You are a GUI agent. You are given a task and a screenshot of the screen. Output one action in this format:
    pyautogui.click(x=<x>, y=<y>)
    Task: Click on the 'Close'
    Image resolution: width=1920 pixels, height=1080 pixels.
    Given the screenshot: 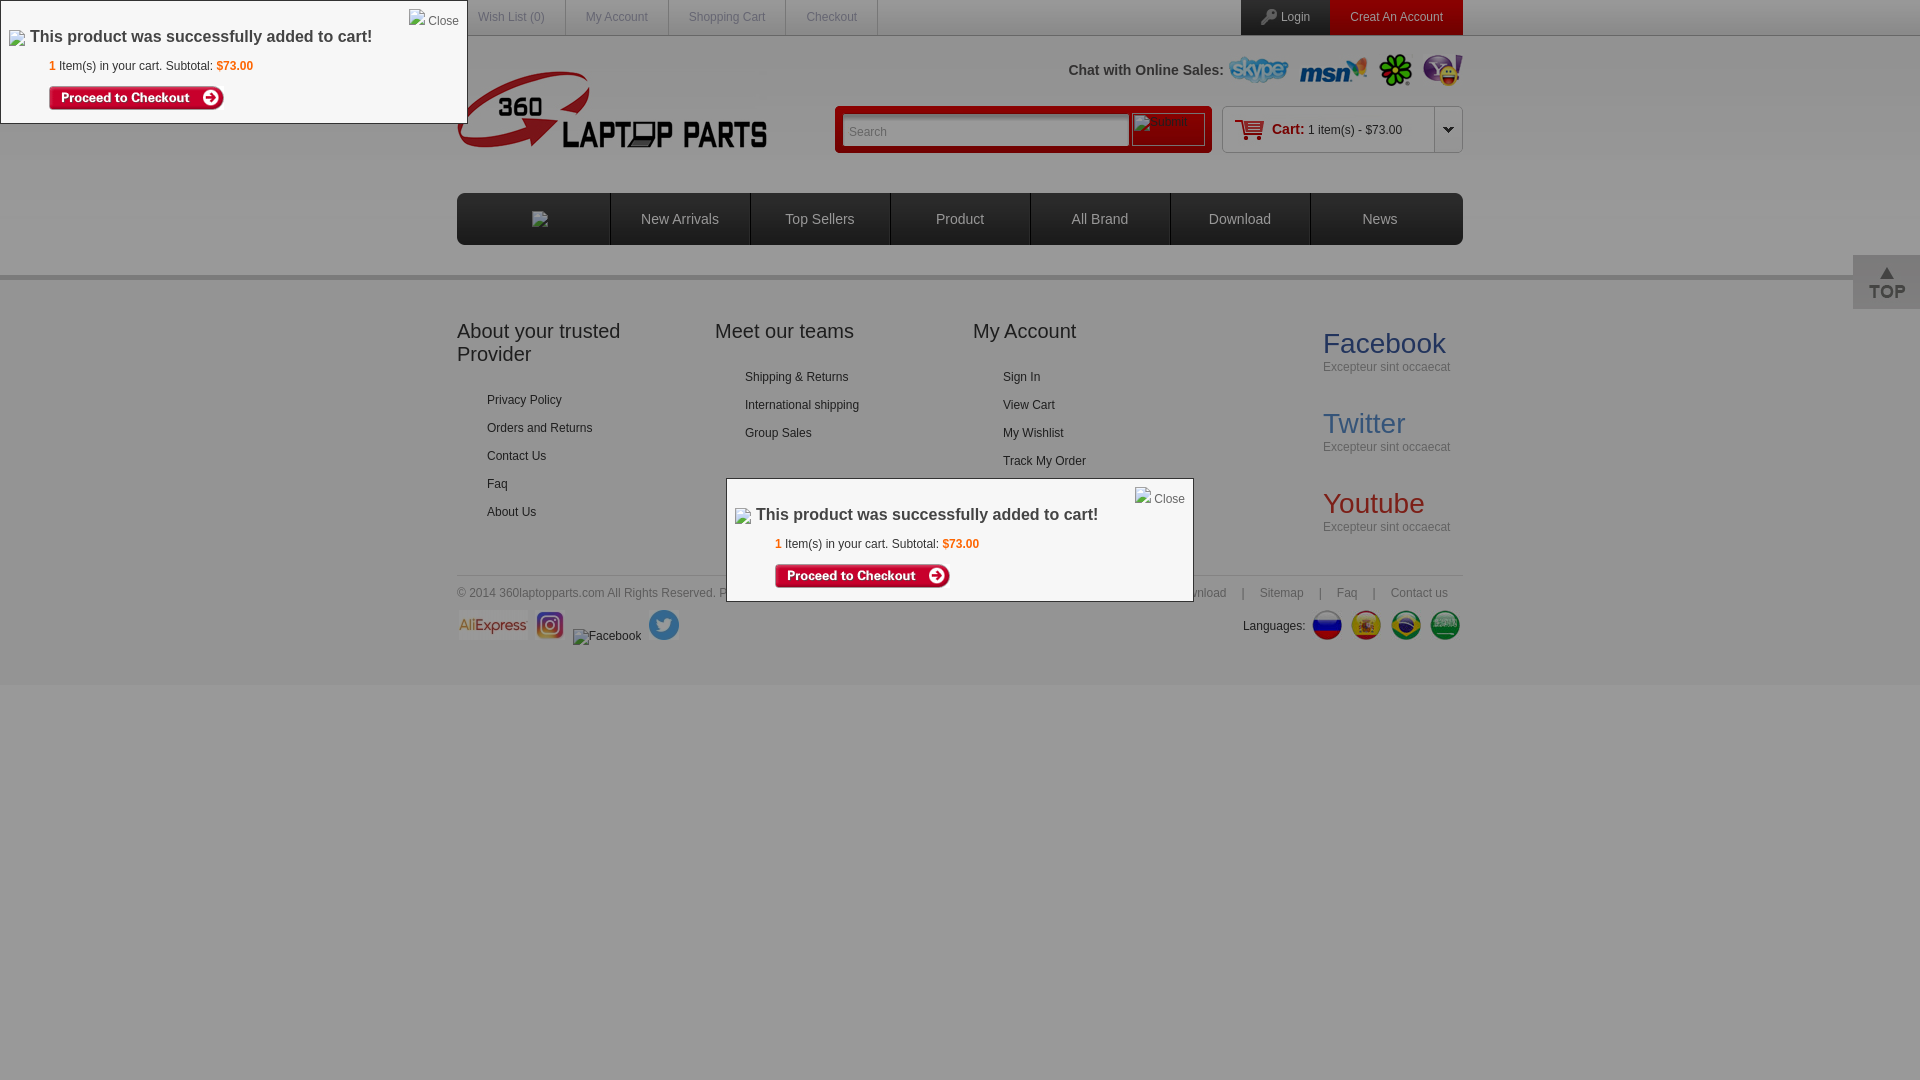 What is the action you would take?
    pyautogui.click(x=1169, y=497)
    